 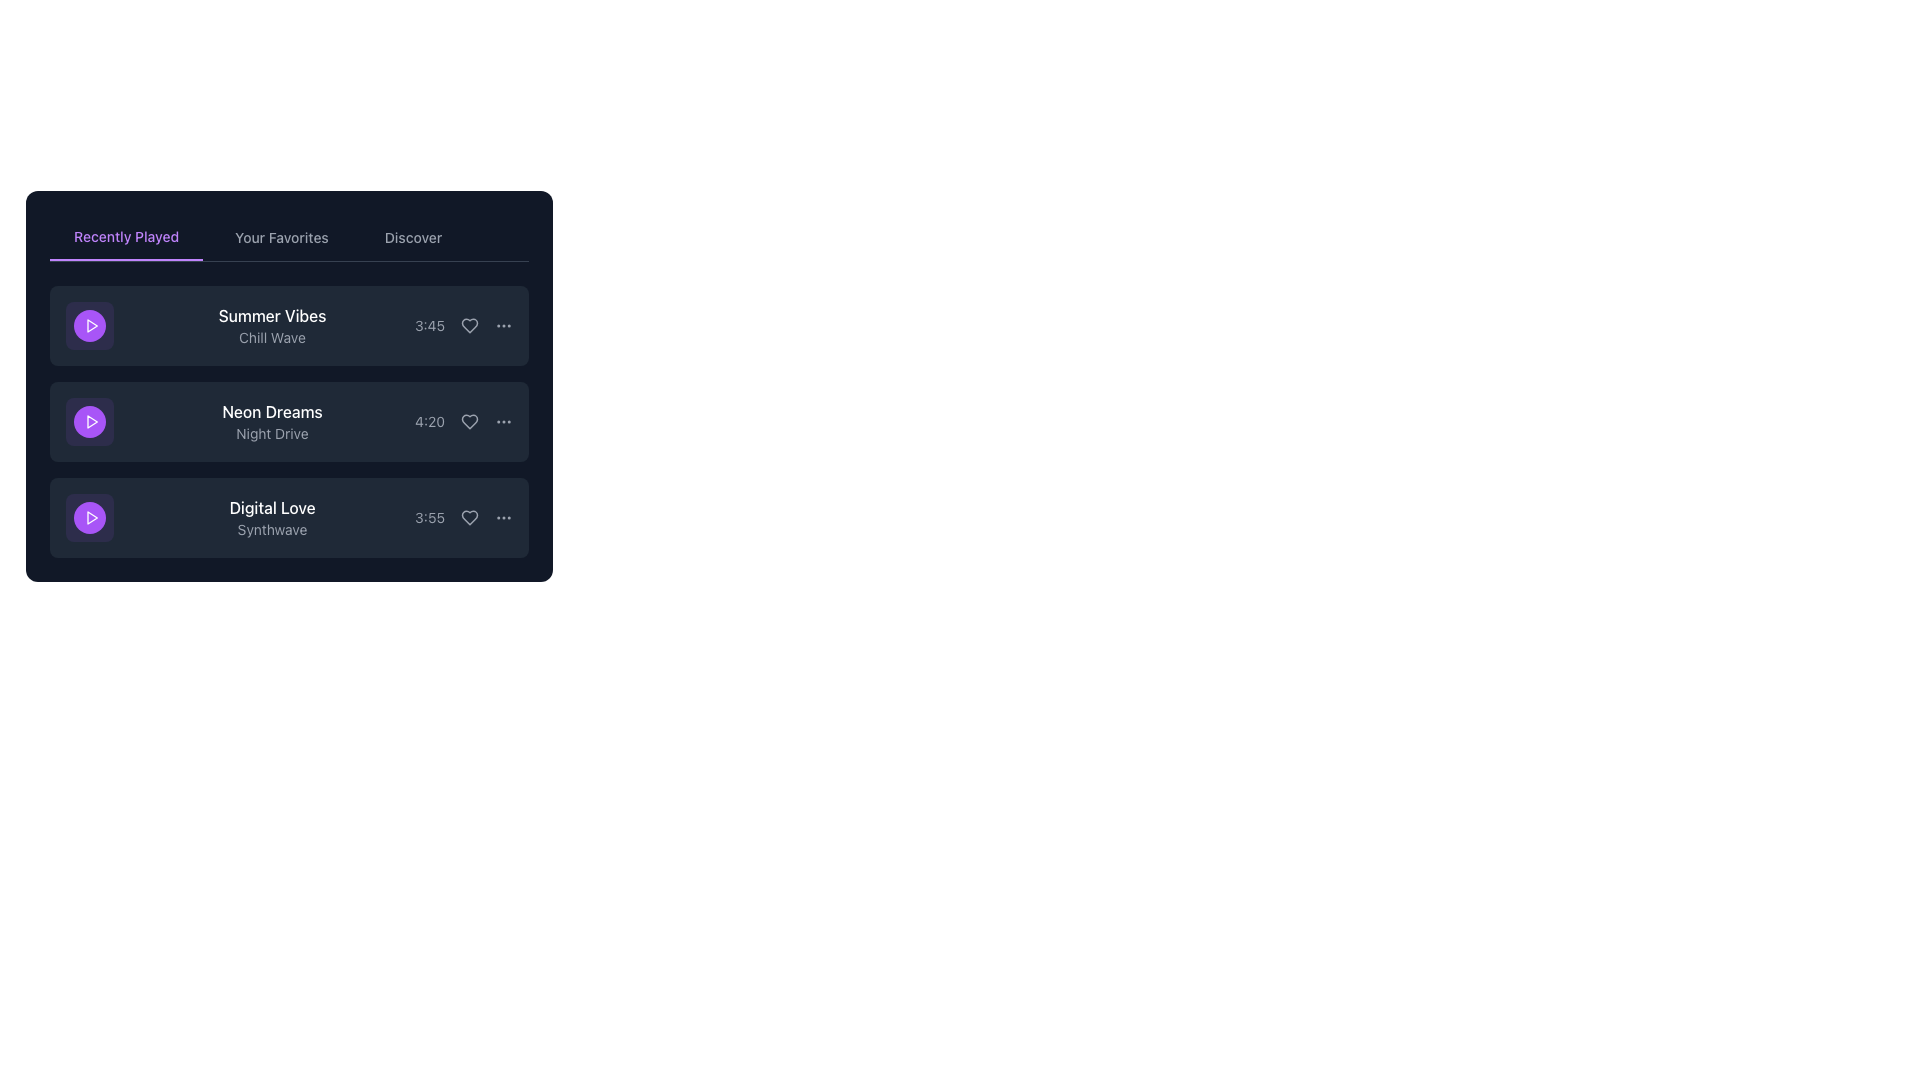 I want to click on the static text label displaying 'Summer Vibes', which is the first text element in its grouping, located near the top left of a vertical list, so click(x=271, y=315).